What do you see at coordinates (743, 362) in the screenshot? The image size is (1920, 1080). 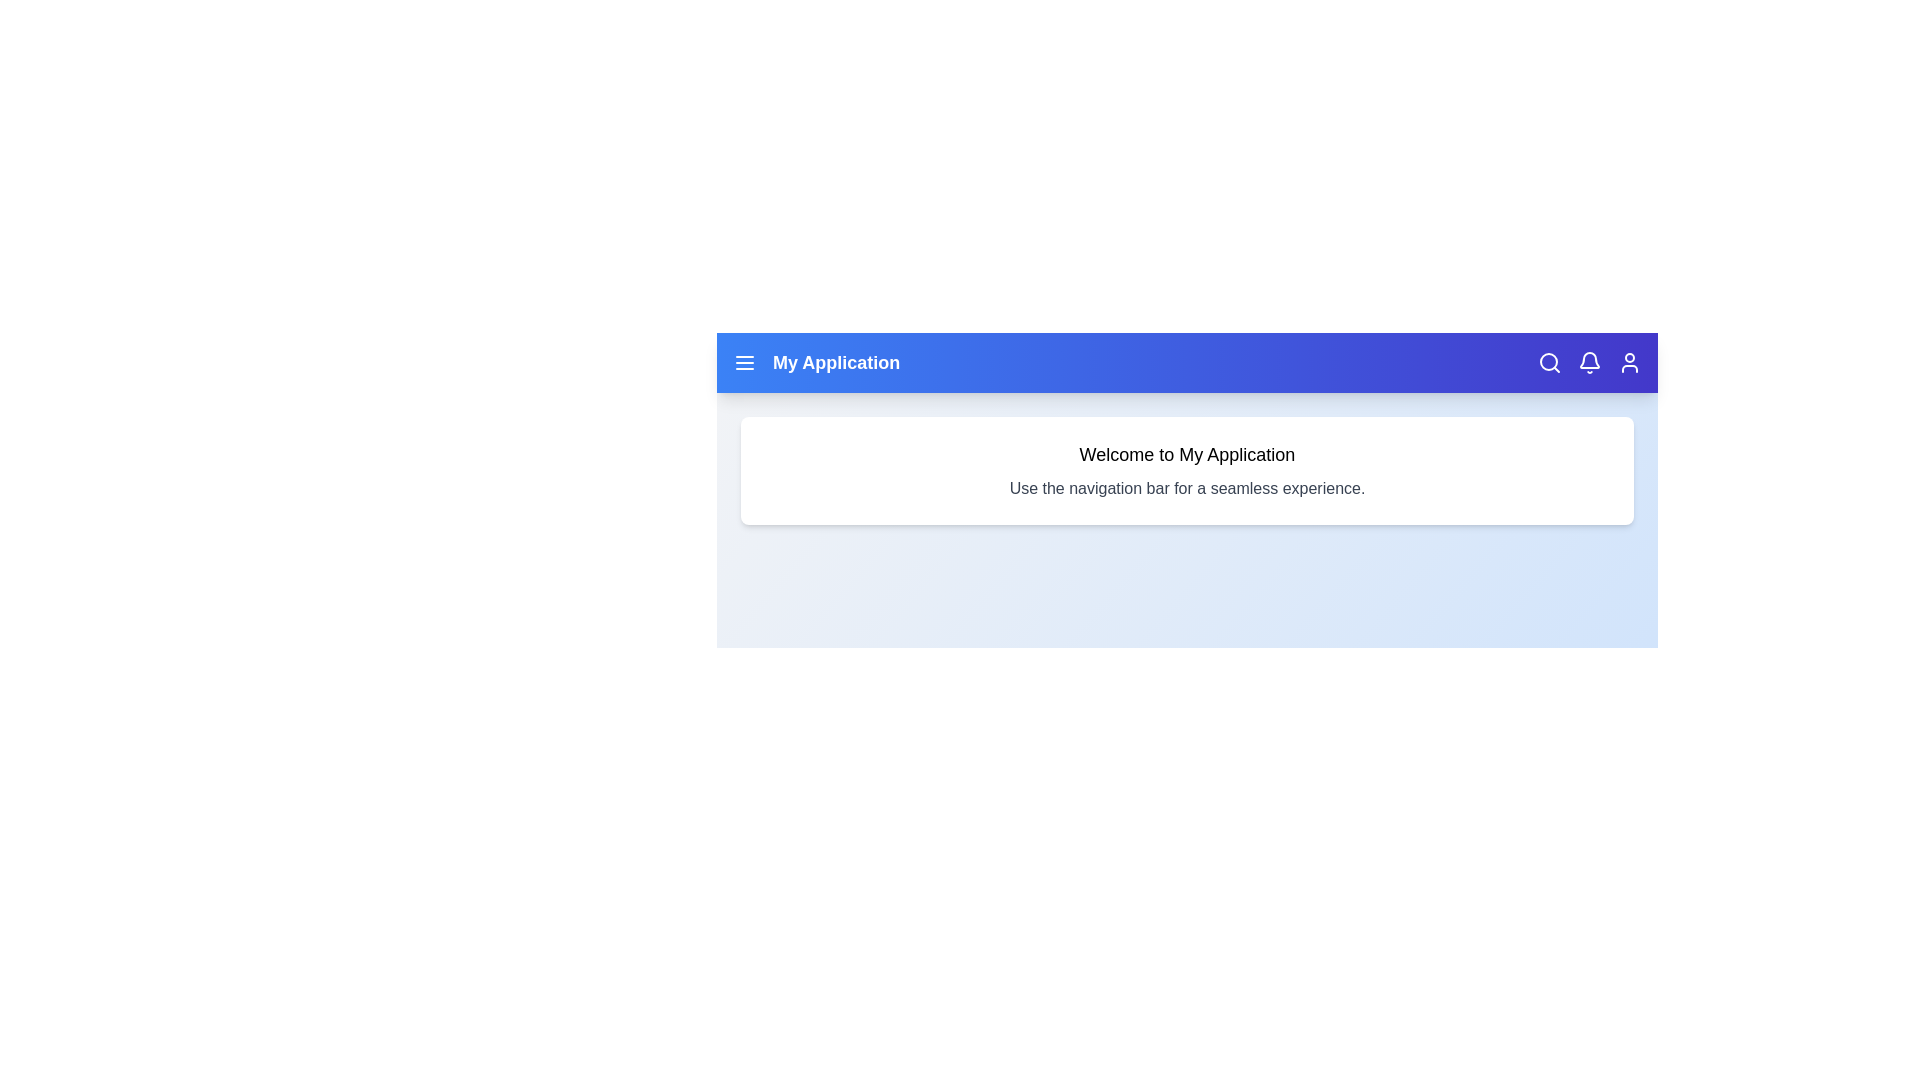 I see `the menu icon to toggle the navigation menu` at bounding box center [743, 362].